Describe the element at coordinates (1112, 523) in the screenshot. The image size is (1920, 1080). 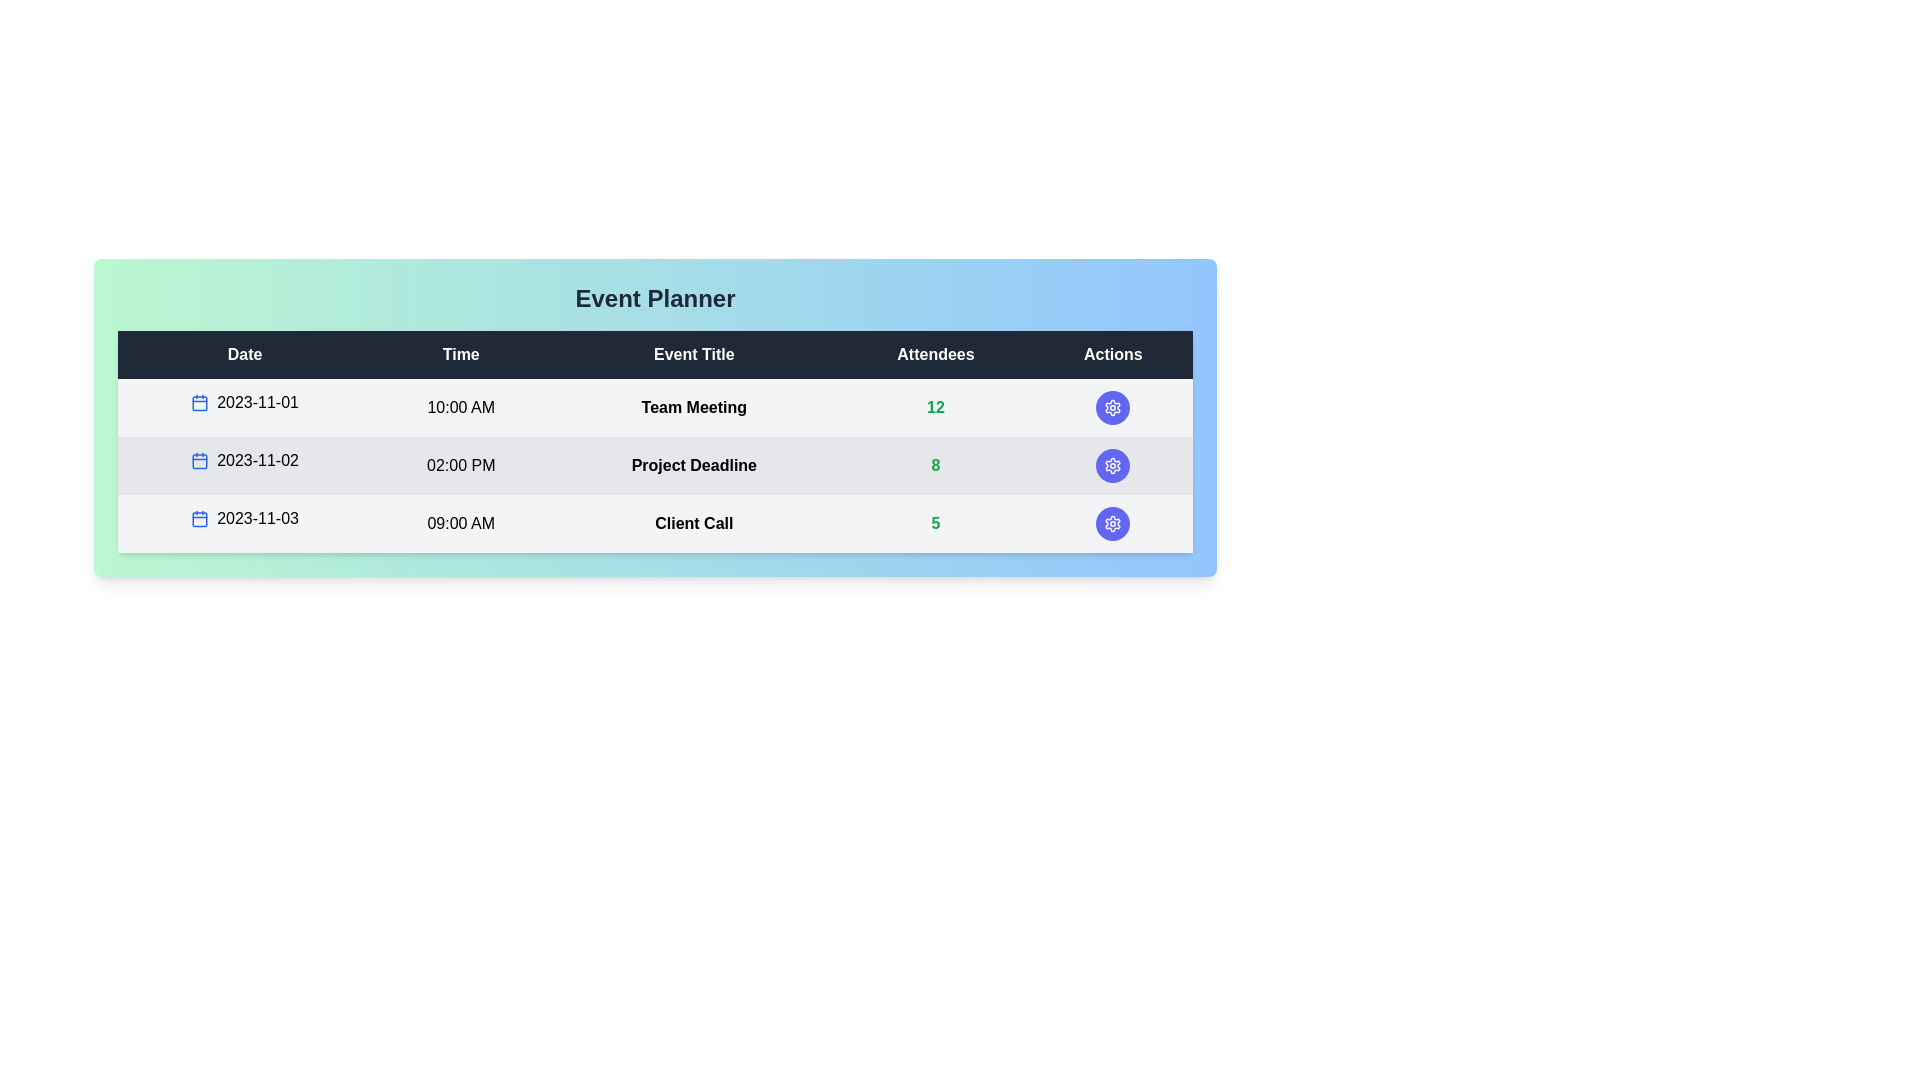
I see `the action button in the row corresponding to Client Call` at that location.